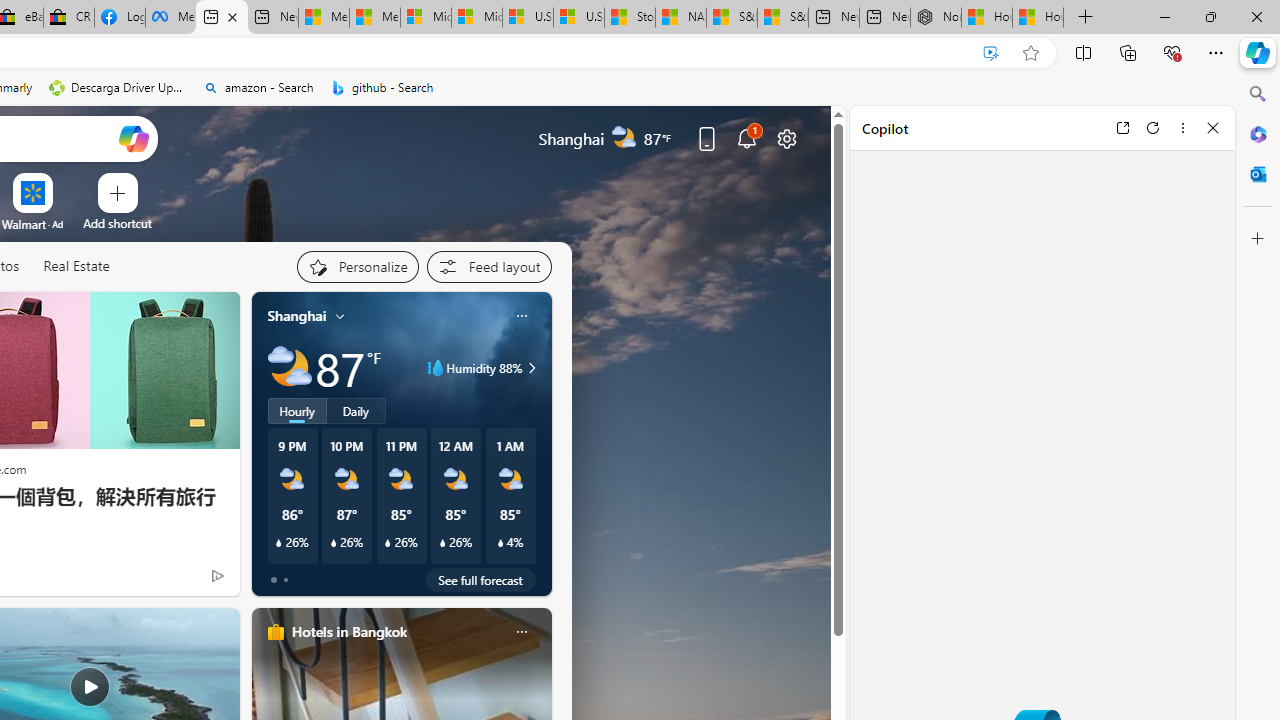  I want to click on 'Open link in new tab', so click(1122, 127).